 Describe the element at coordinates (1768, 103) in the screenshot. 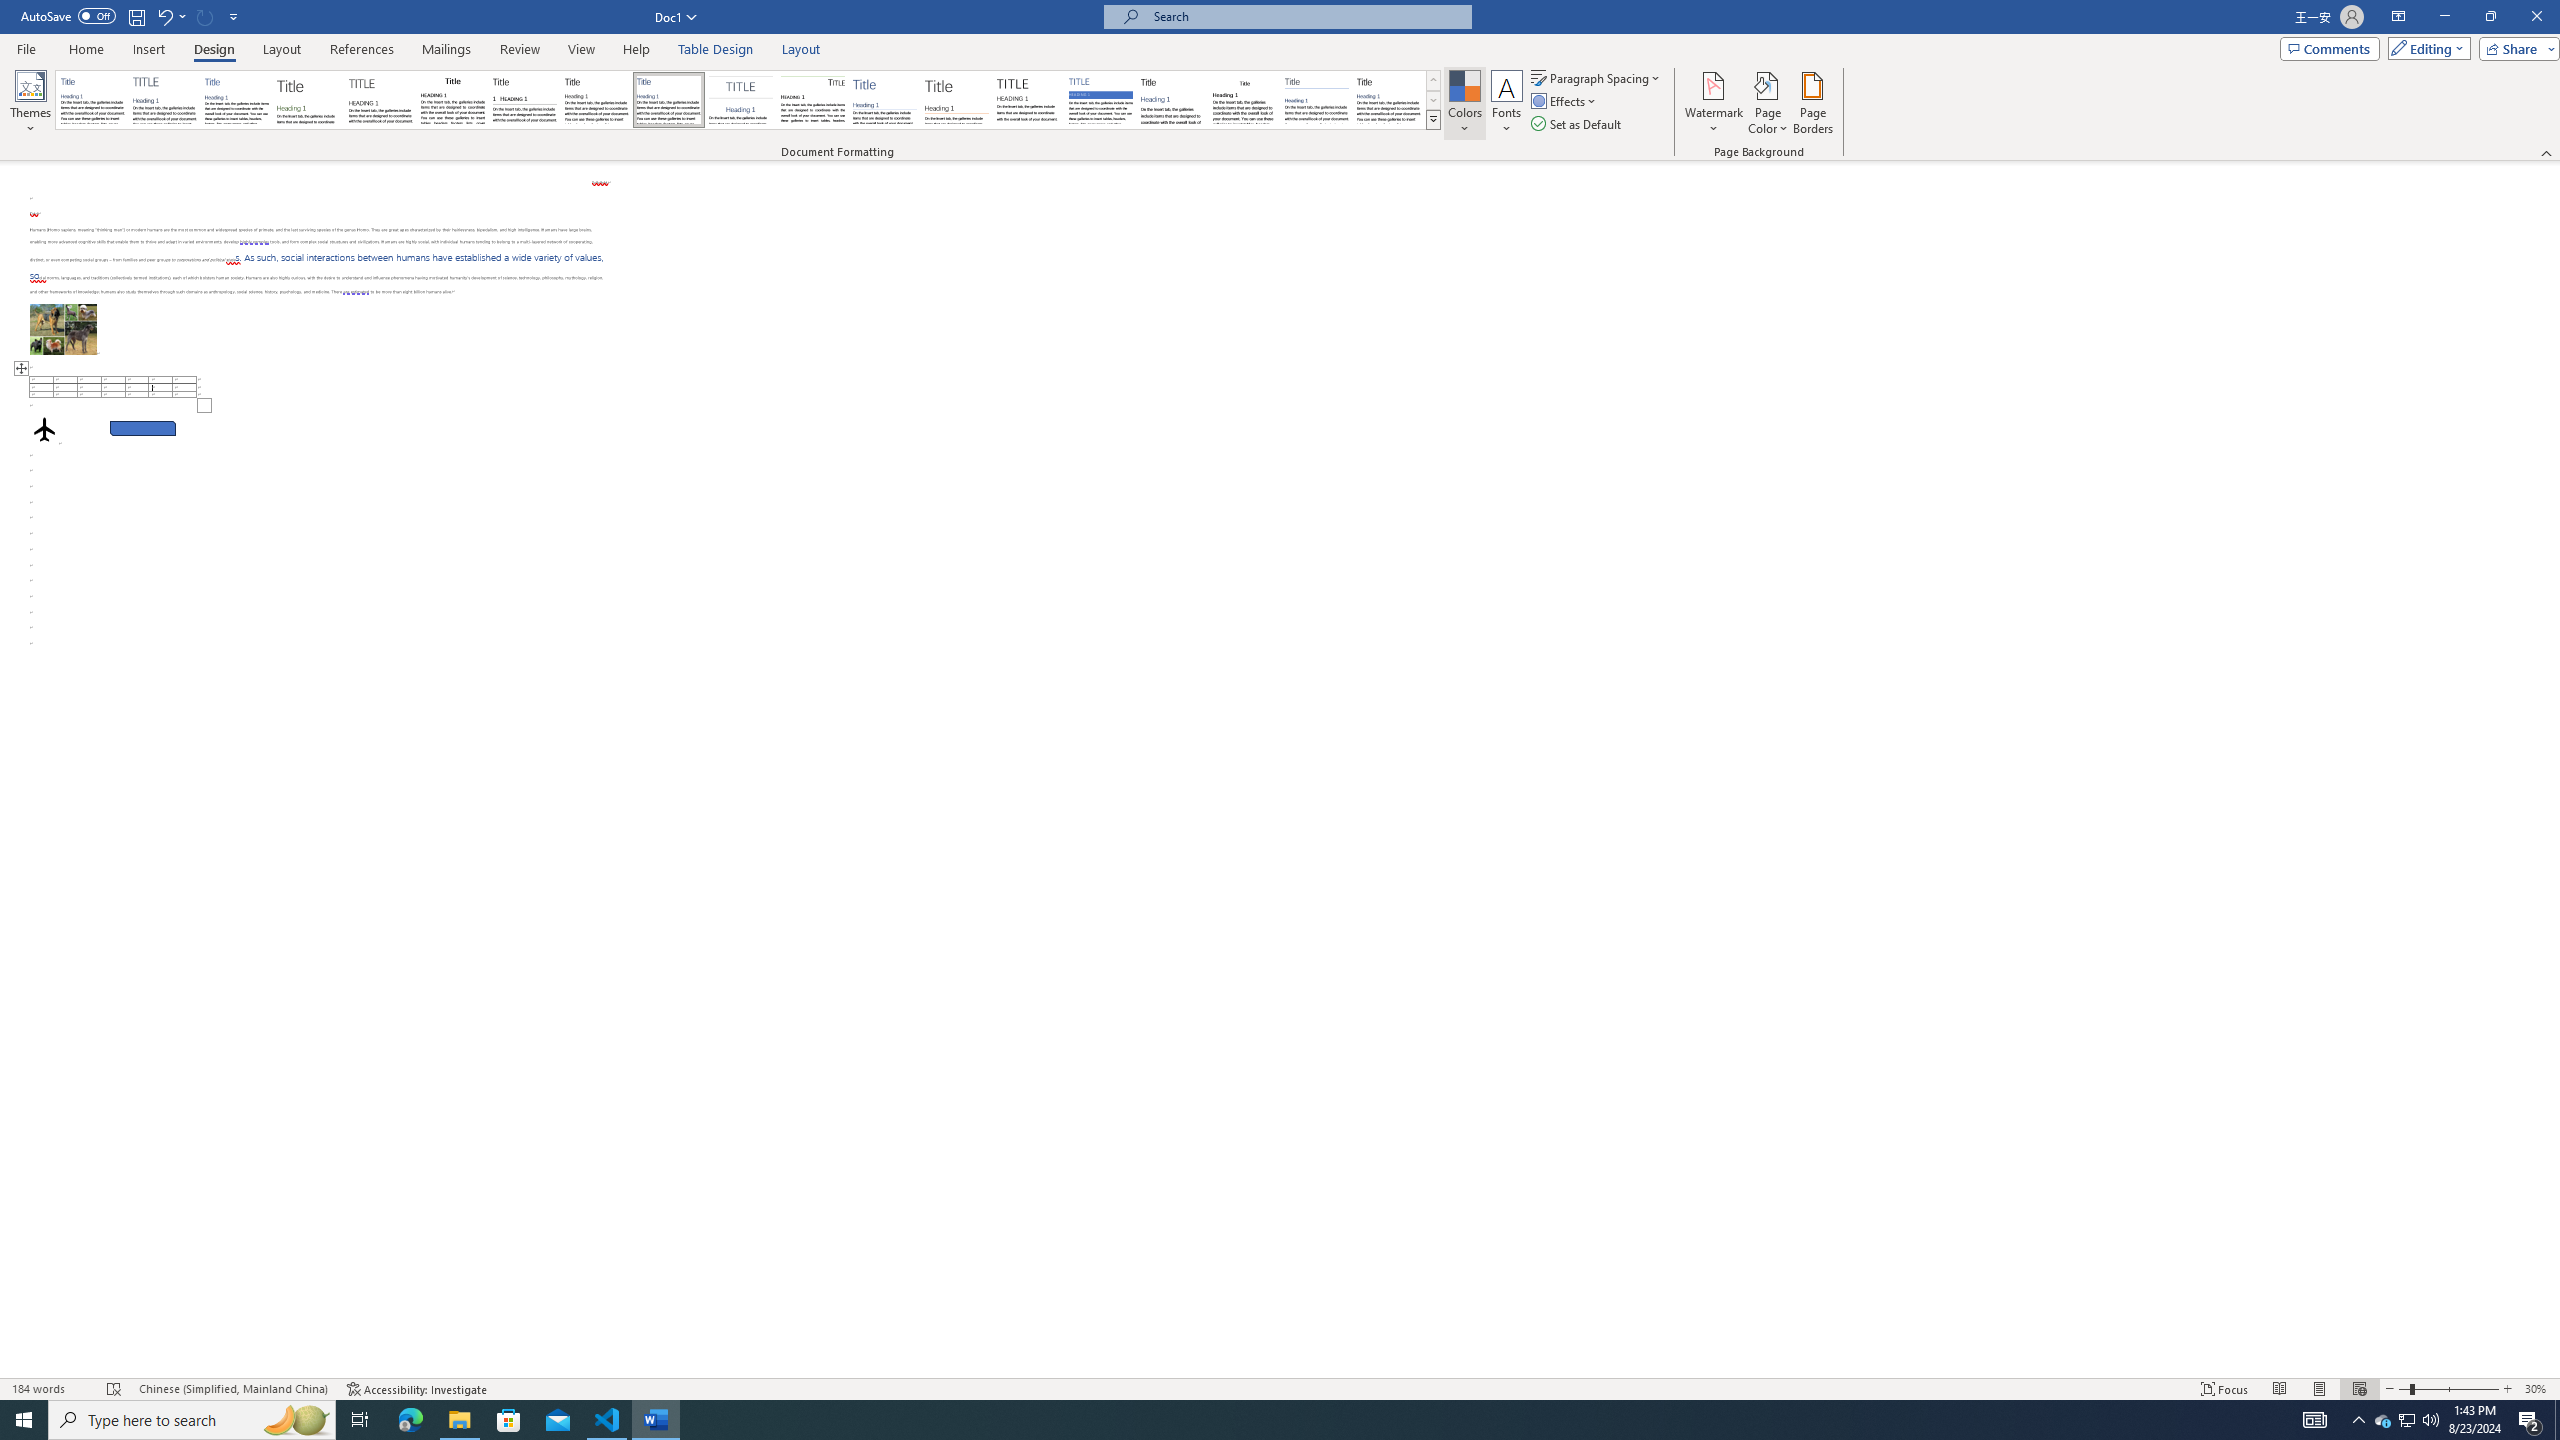

I see `'Page Color'` at that location.